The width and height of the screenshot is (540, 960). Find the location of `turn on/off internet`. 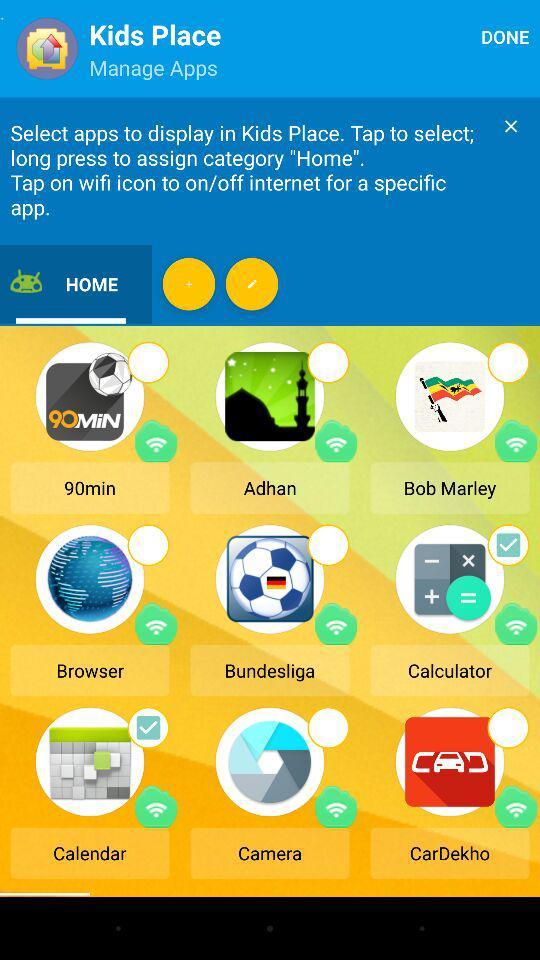

turn on/off internet is located at coordinates (516, 441).